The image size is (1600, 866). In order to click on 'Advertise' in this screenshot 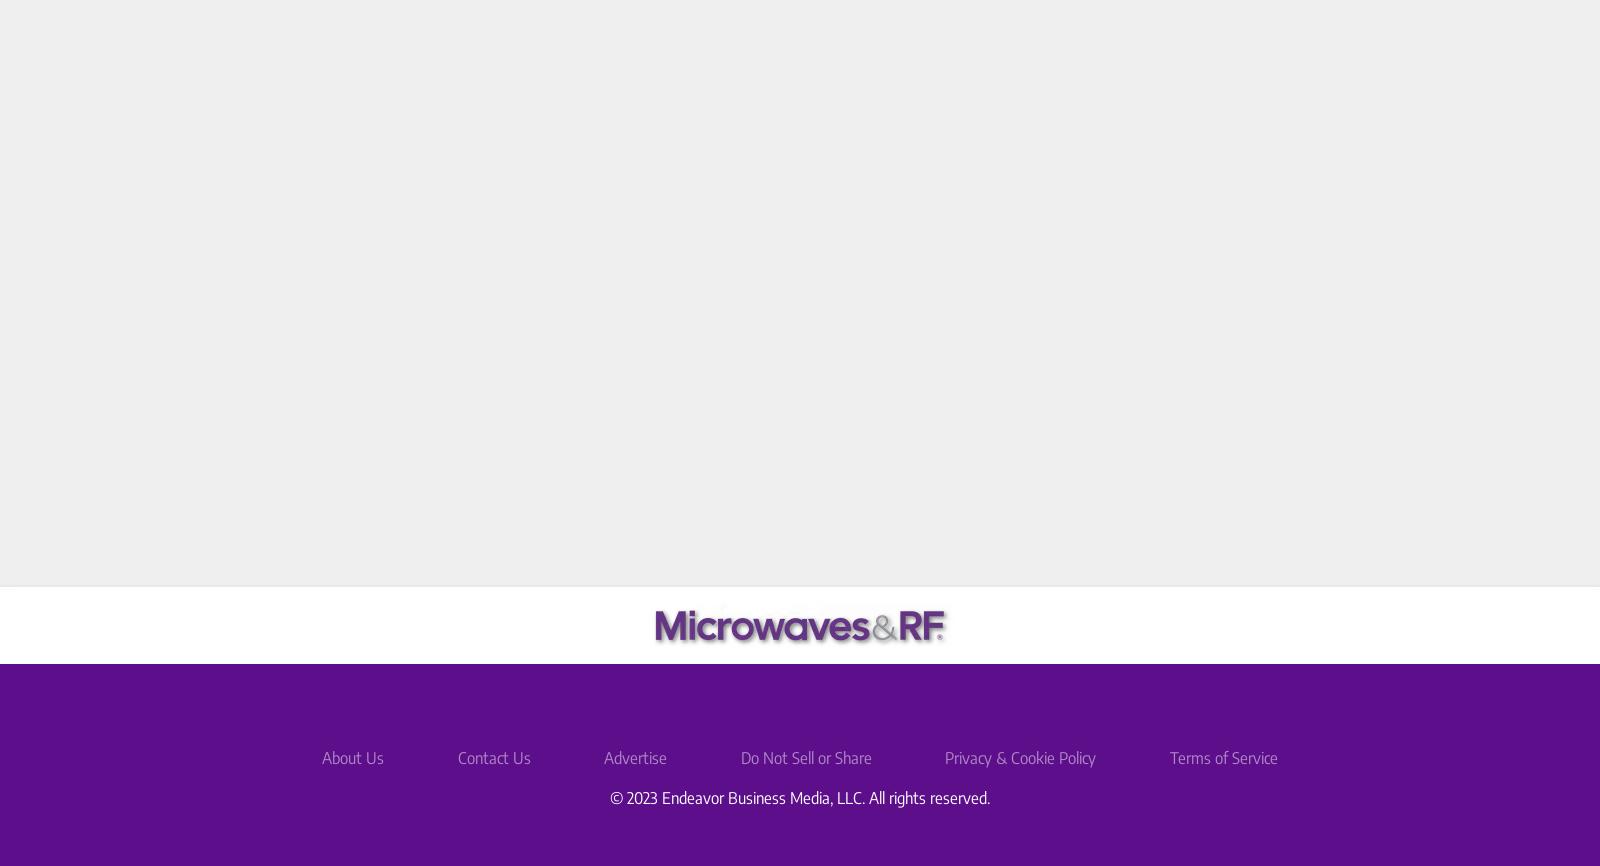, I will do `click(635, 755)`.